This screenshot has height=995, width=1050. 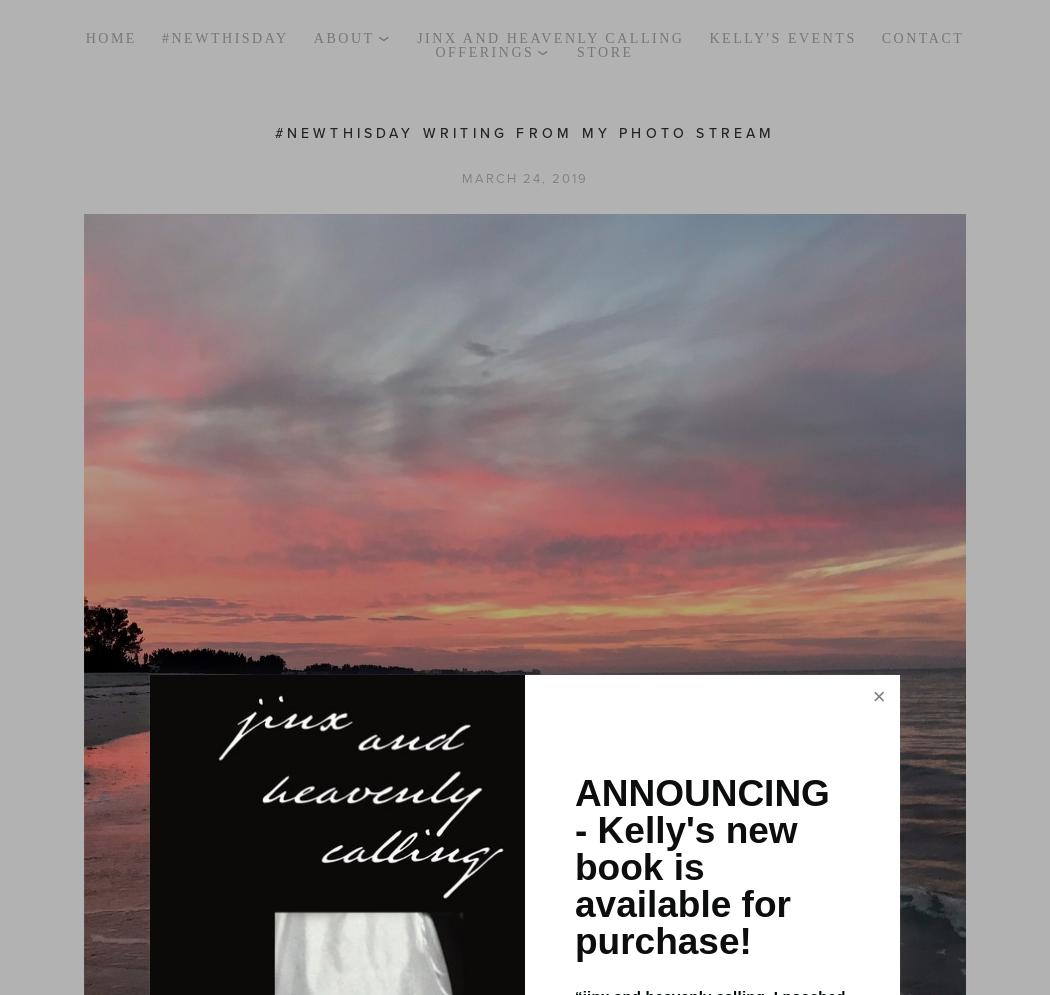 I want to click on 'About Kelly', so click(x=373, y=65).